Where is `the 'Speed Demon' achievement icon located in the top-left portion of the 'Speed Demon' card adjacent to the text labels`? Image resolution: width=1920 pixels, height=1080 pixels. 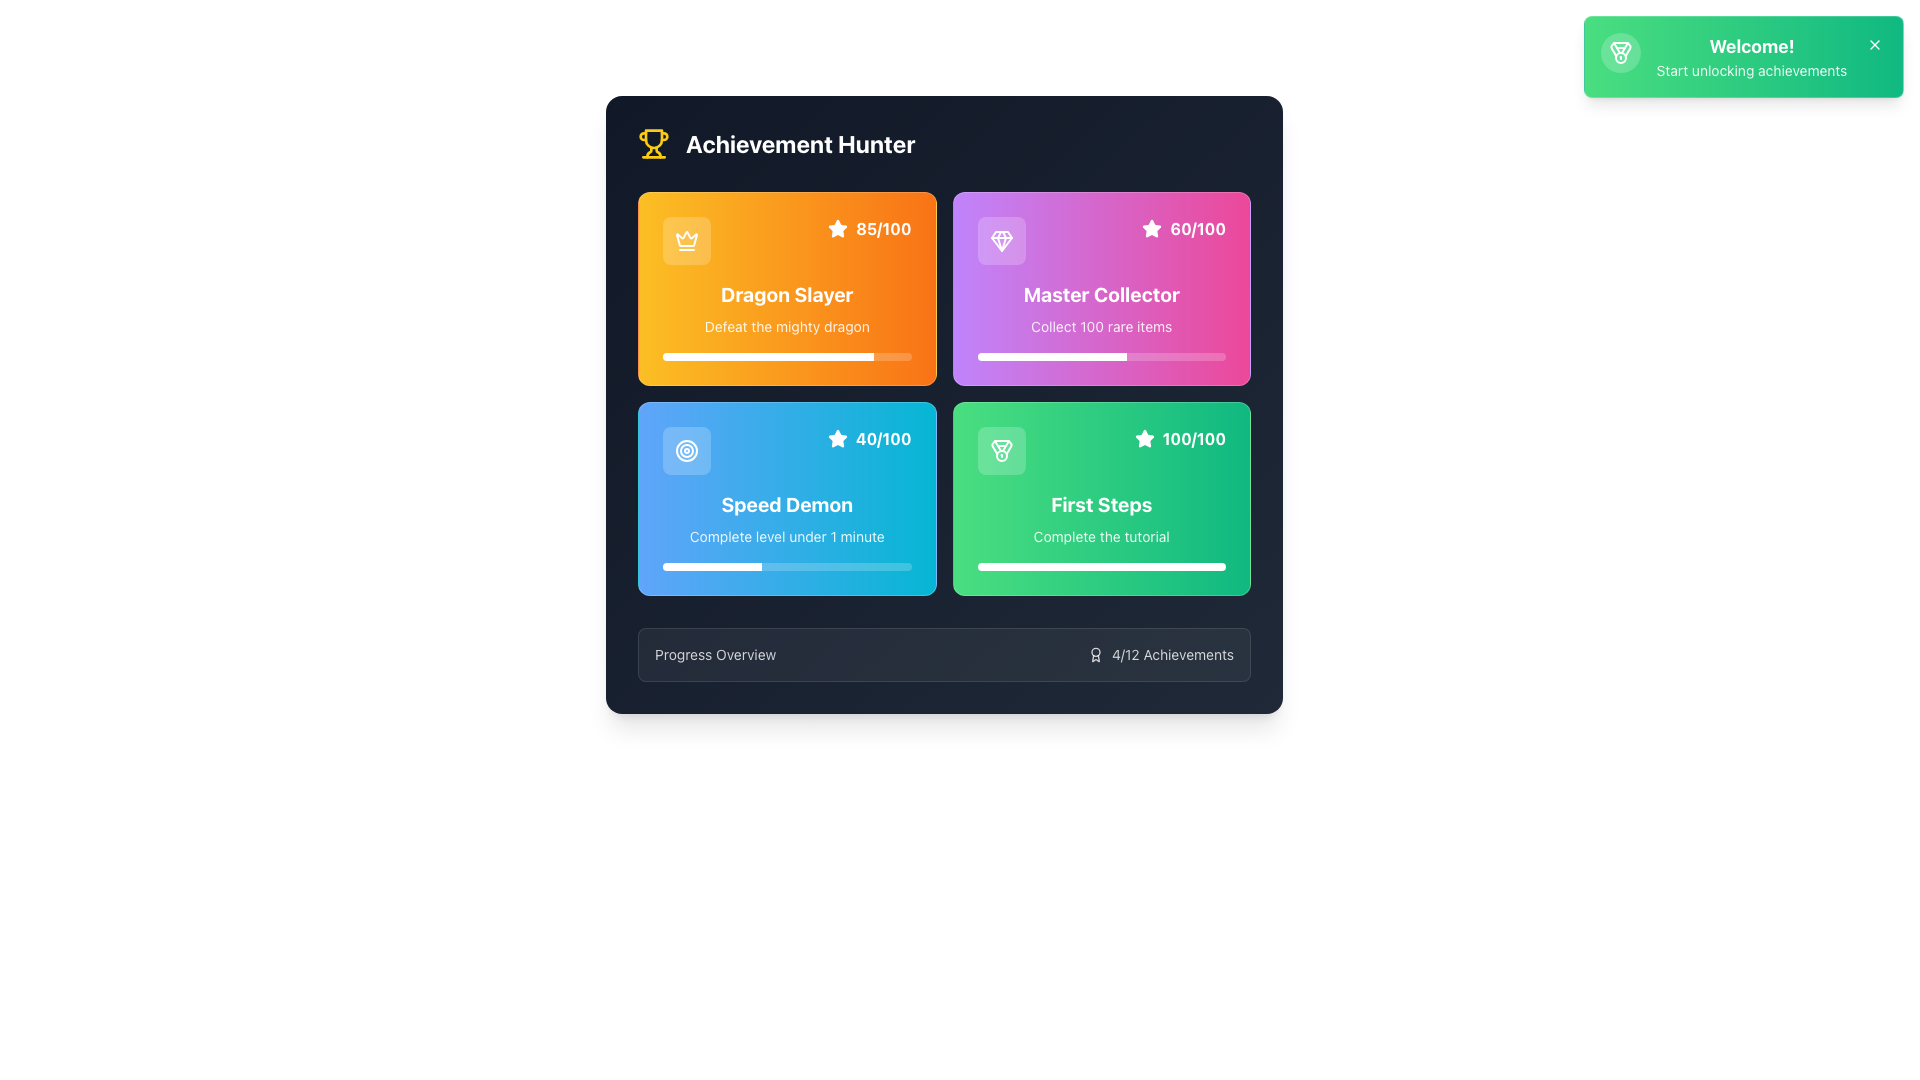
the 'Speed Demon' achievement icon located in the top-left portion of the 'Speed Demon' card adjacent to the text labels is located at coordinates (686, 451).